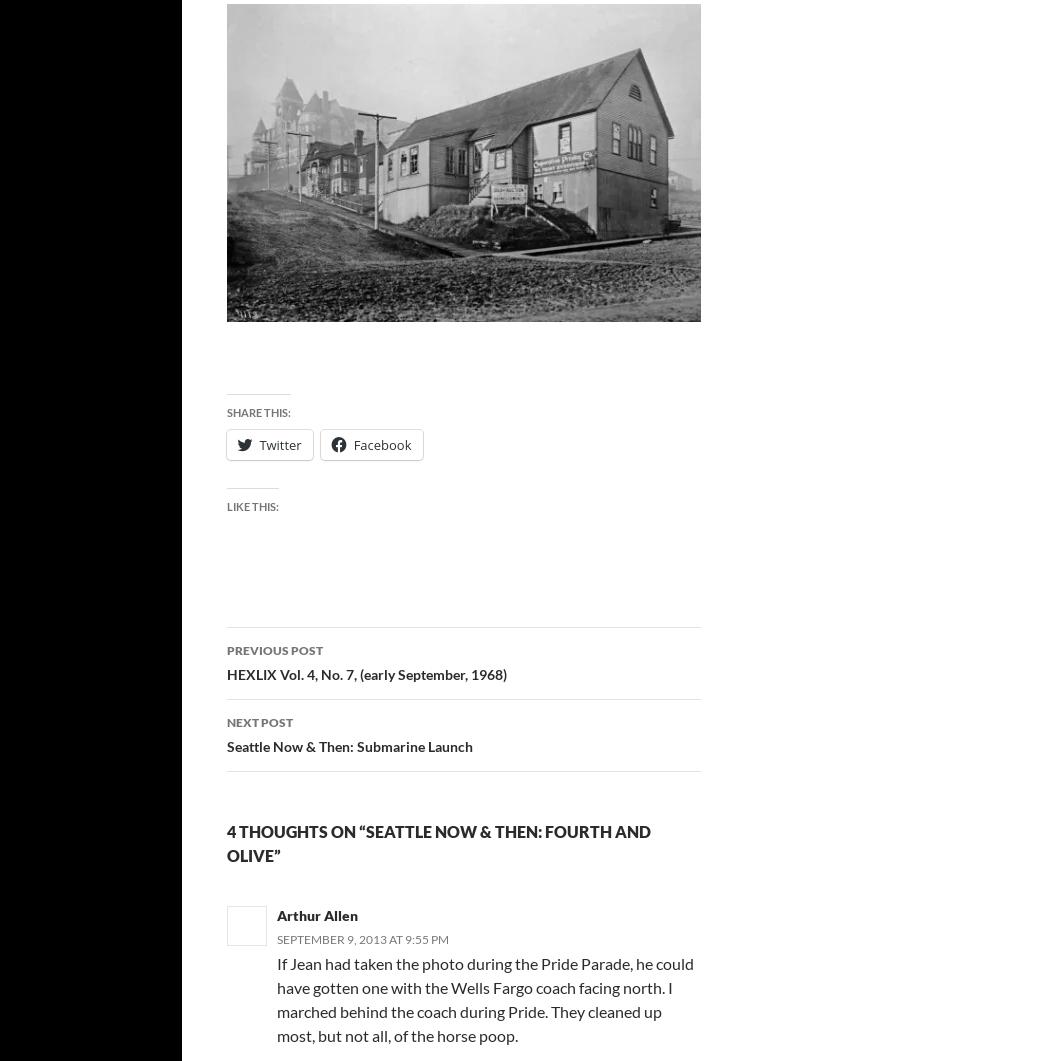 The width and height of the screenshot is (1050, 1061). What do you see at coordinates (361, 938) in the screenshot?
I see `'September 9, 2013 at 9:55 pm'` at bounding box center [361, 938].